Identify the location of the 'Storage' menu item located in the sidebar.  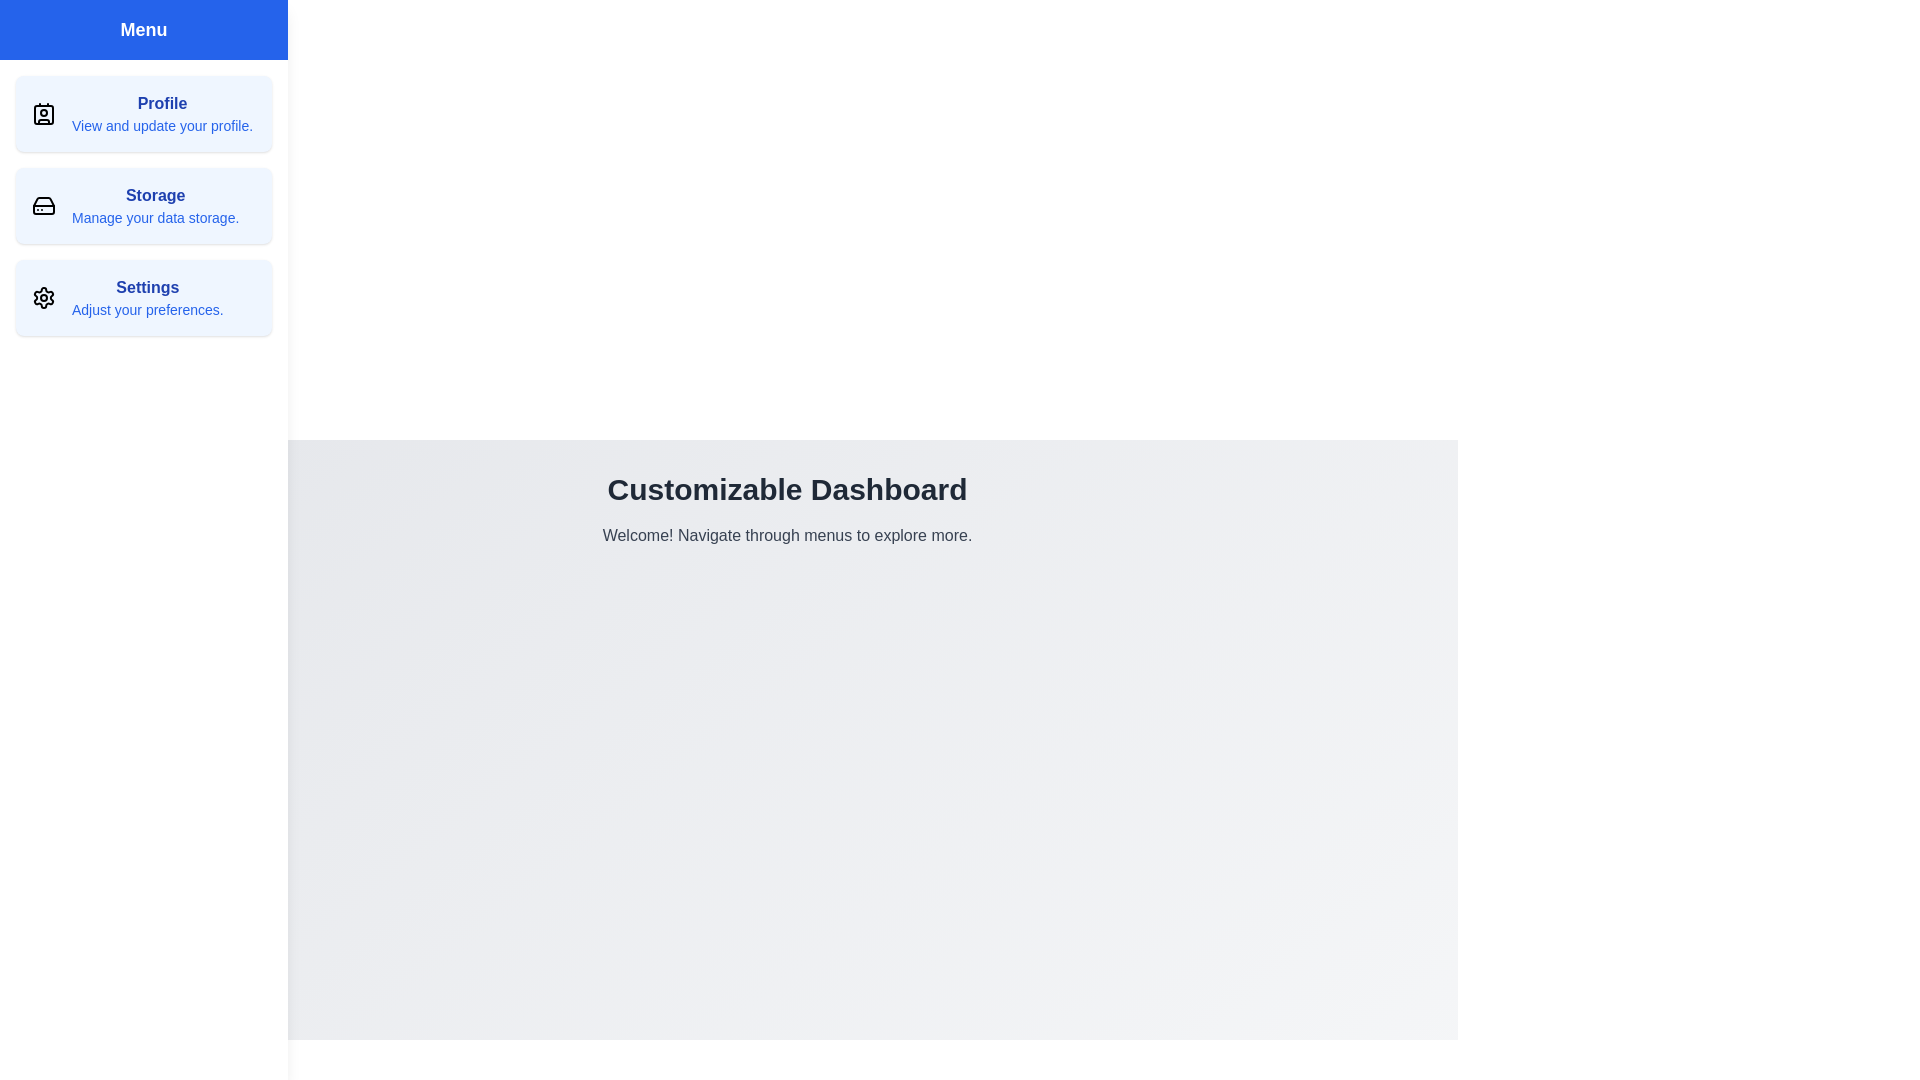
(143, 205).